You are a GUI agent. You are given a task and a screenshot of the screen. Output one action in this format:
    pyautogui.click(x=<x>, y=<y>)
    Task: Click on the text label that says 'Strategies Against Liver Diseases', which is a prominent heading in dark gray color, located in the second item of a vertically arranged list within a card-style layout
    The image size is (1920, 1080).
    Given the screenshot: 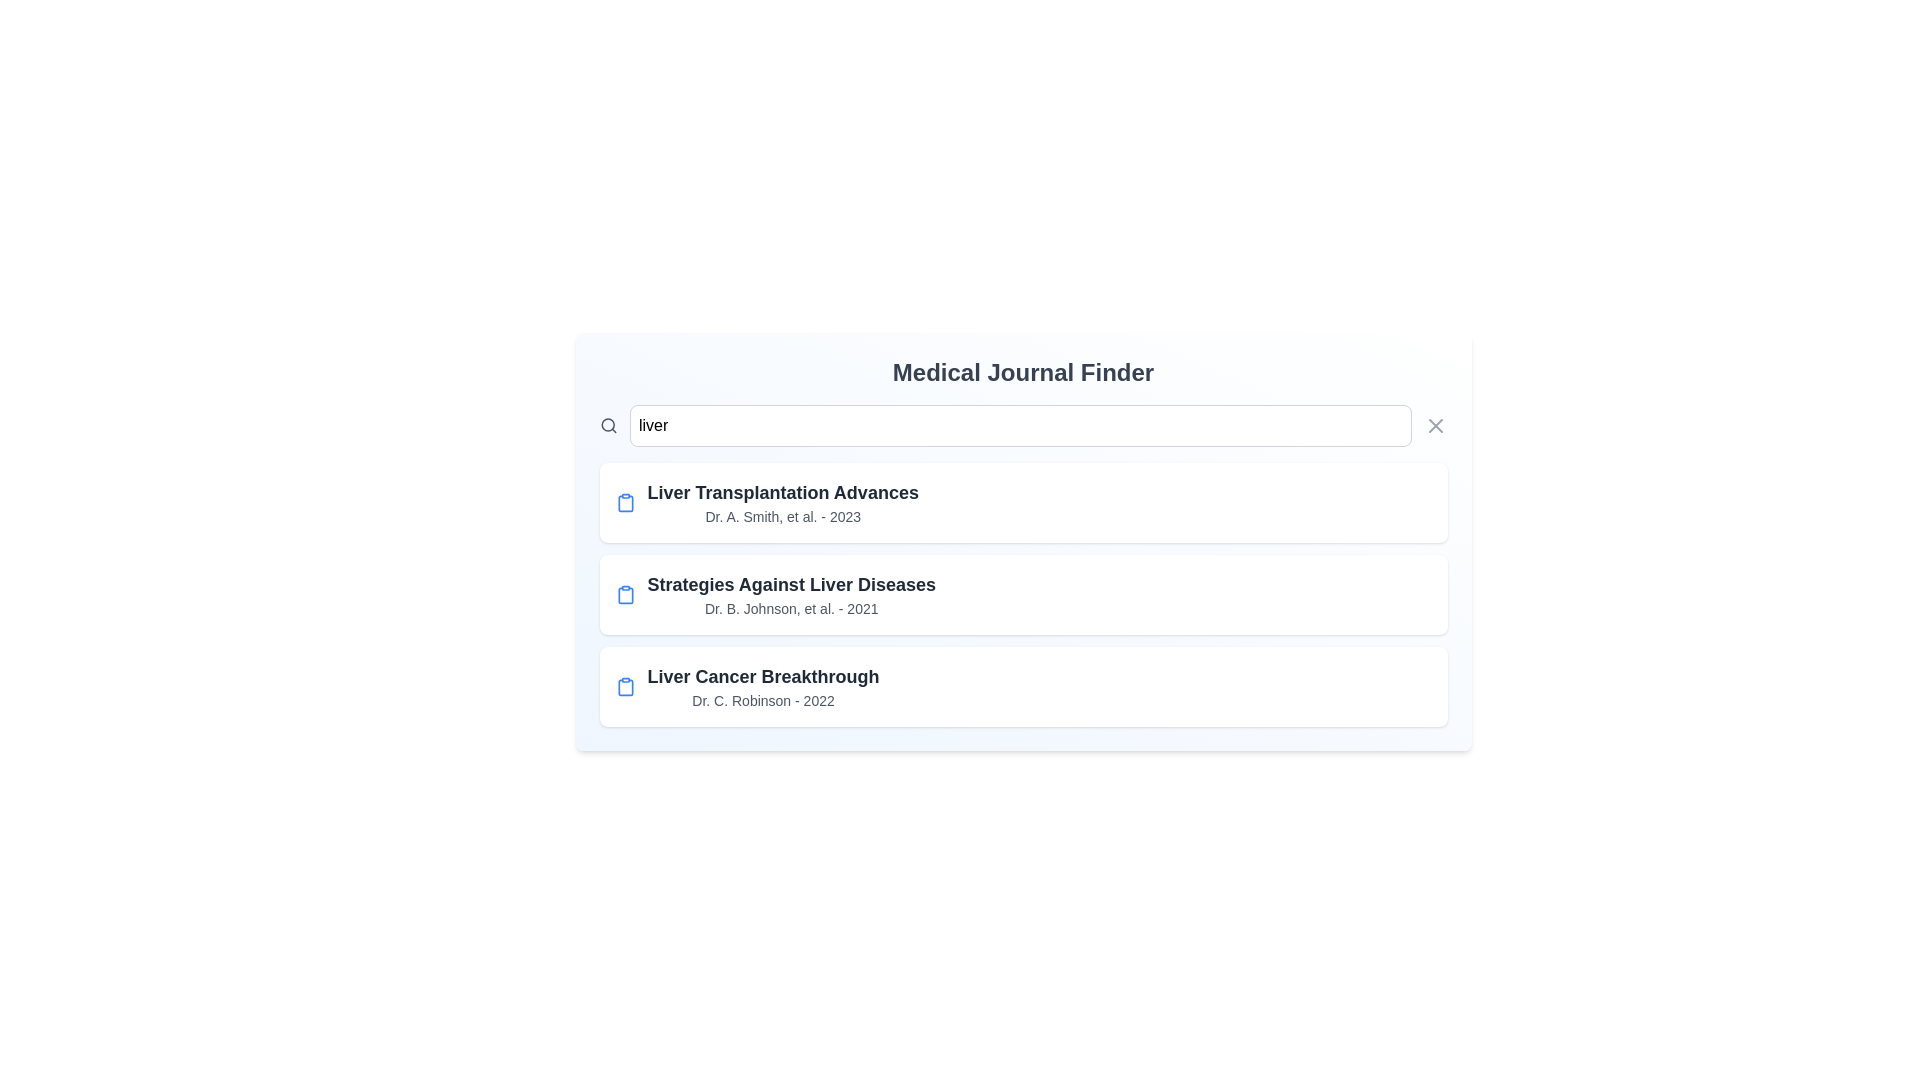 What is the action you would take?
    pyautogui.click(x=790, y=585)
    